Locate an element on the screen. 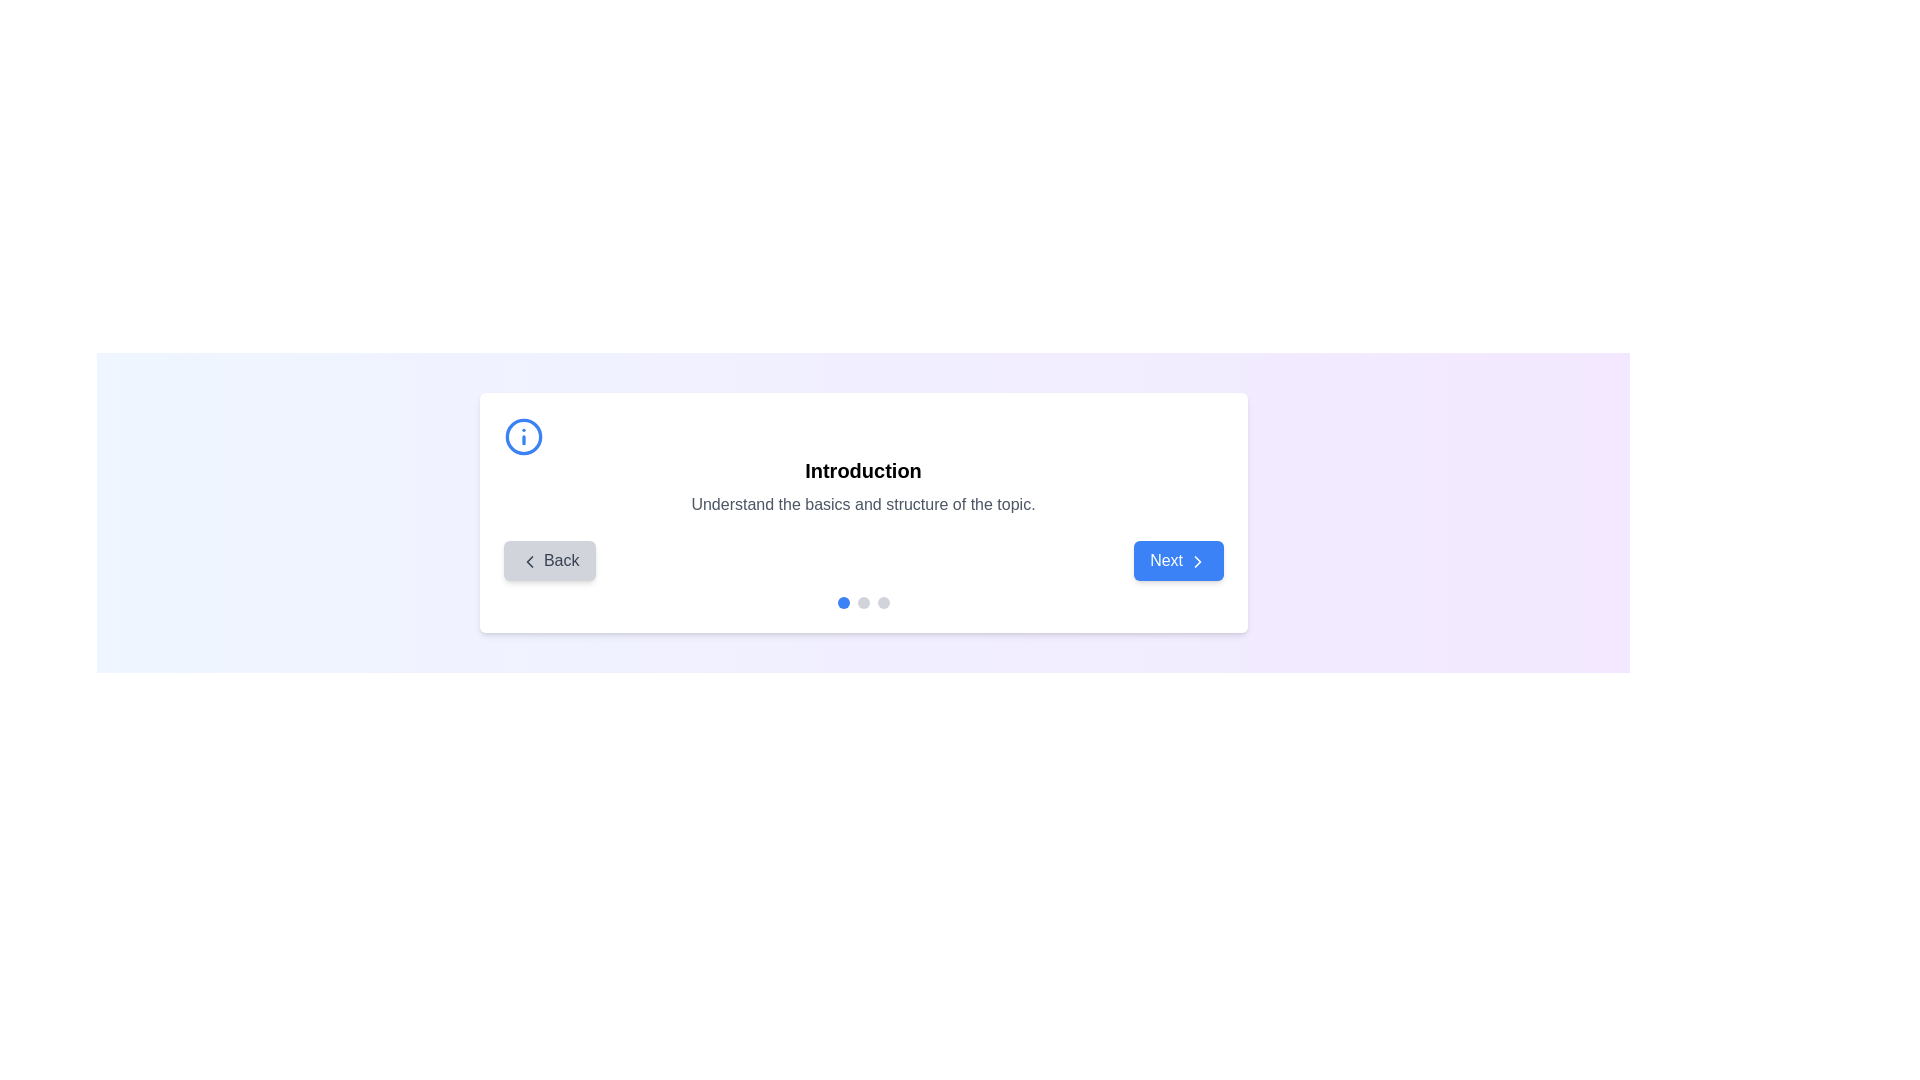  the navigation button located at the rightmost end of its containing group is located at coordinates (1178, 560).